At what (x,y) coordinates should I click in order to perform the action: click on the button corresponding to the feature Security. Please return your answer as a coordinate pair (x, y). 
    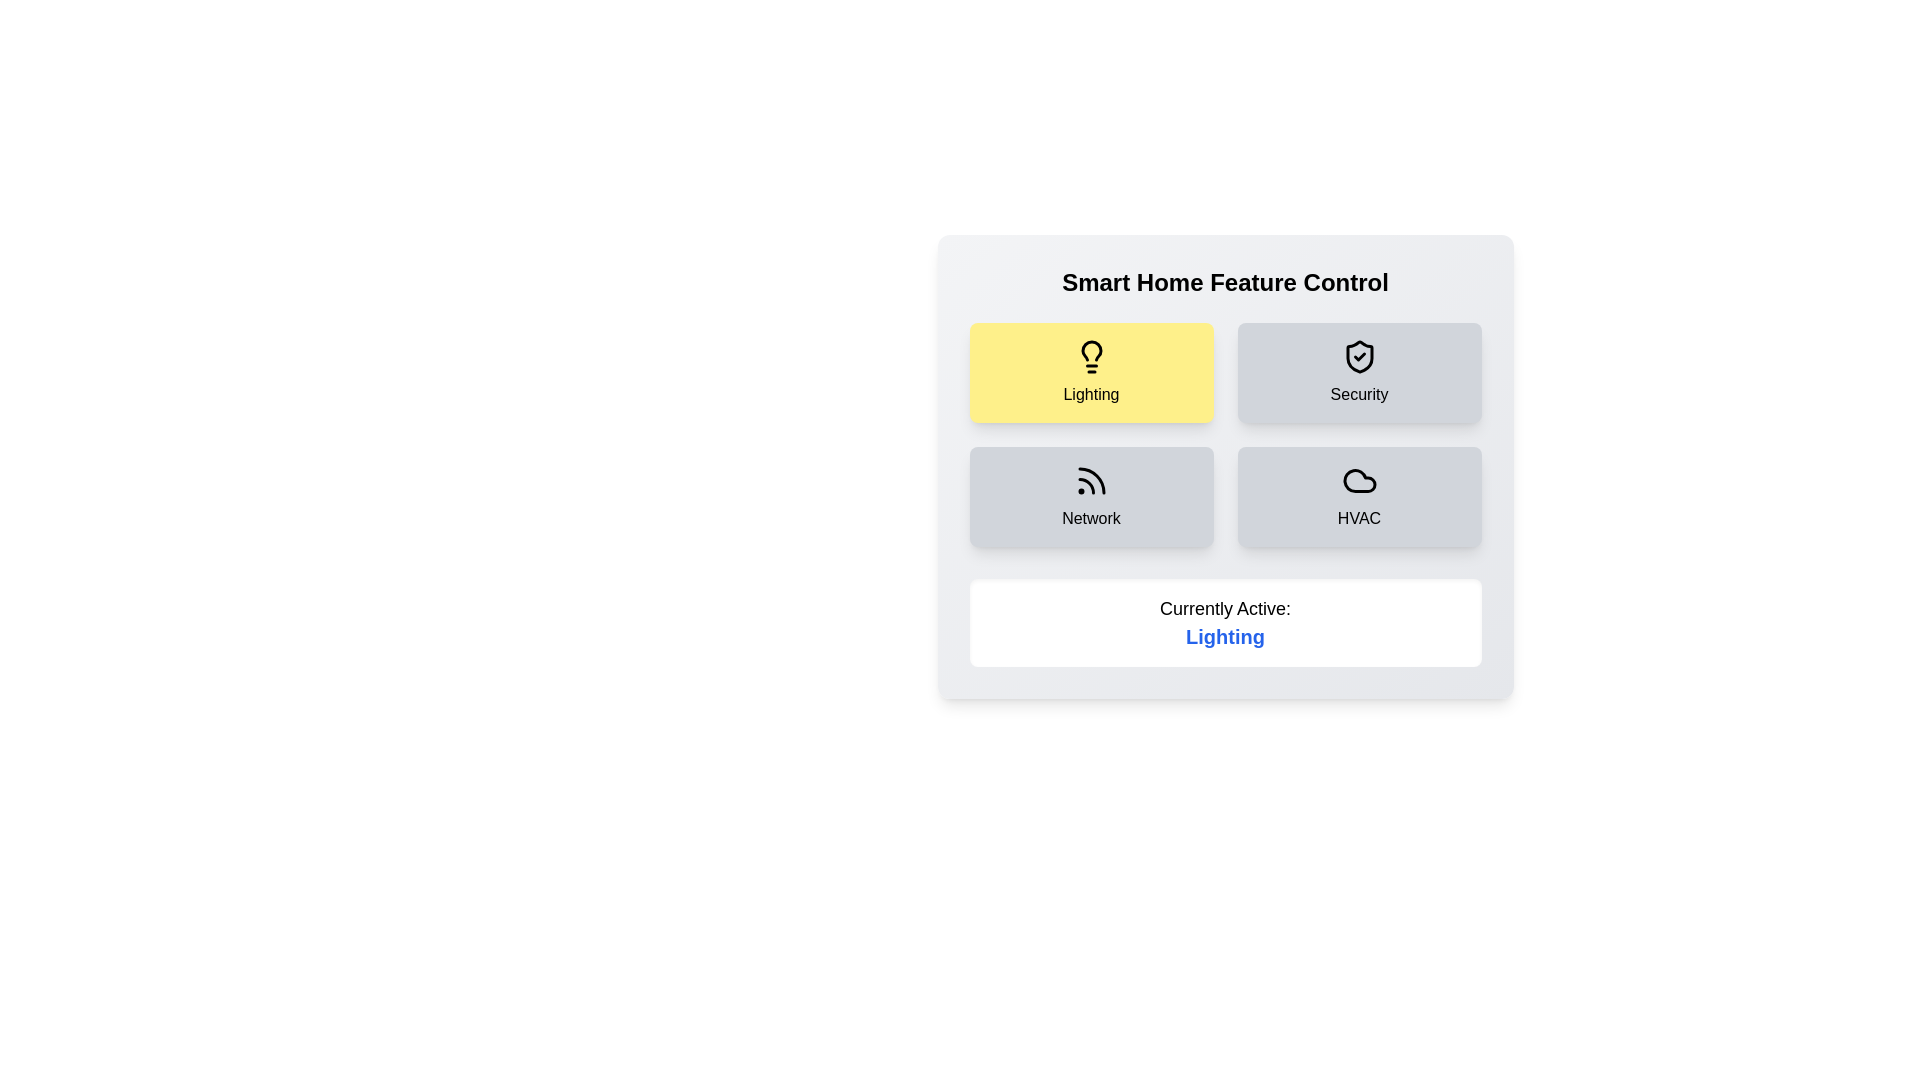
    Looking at the image, I should click on (1359, 373).